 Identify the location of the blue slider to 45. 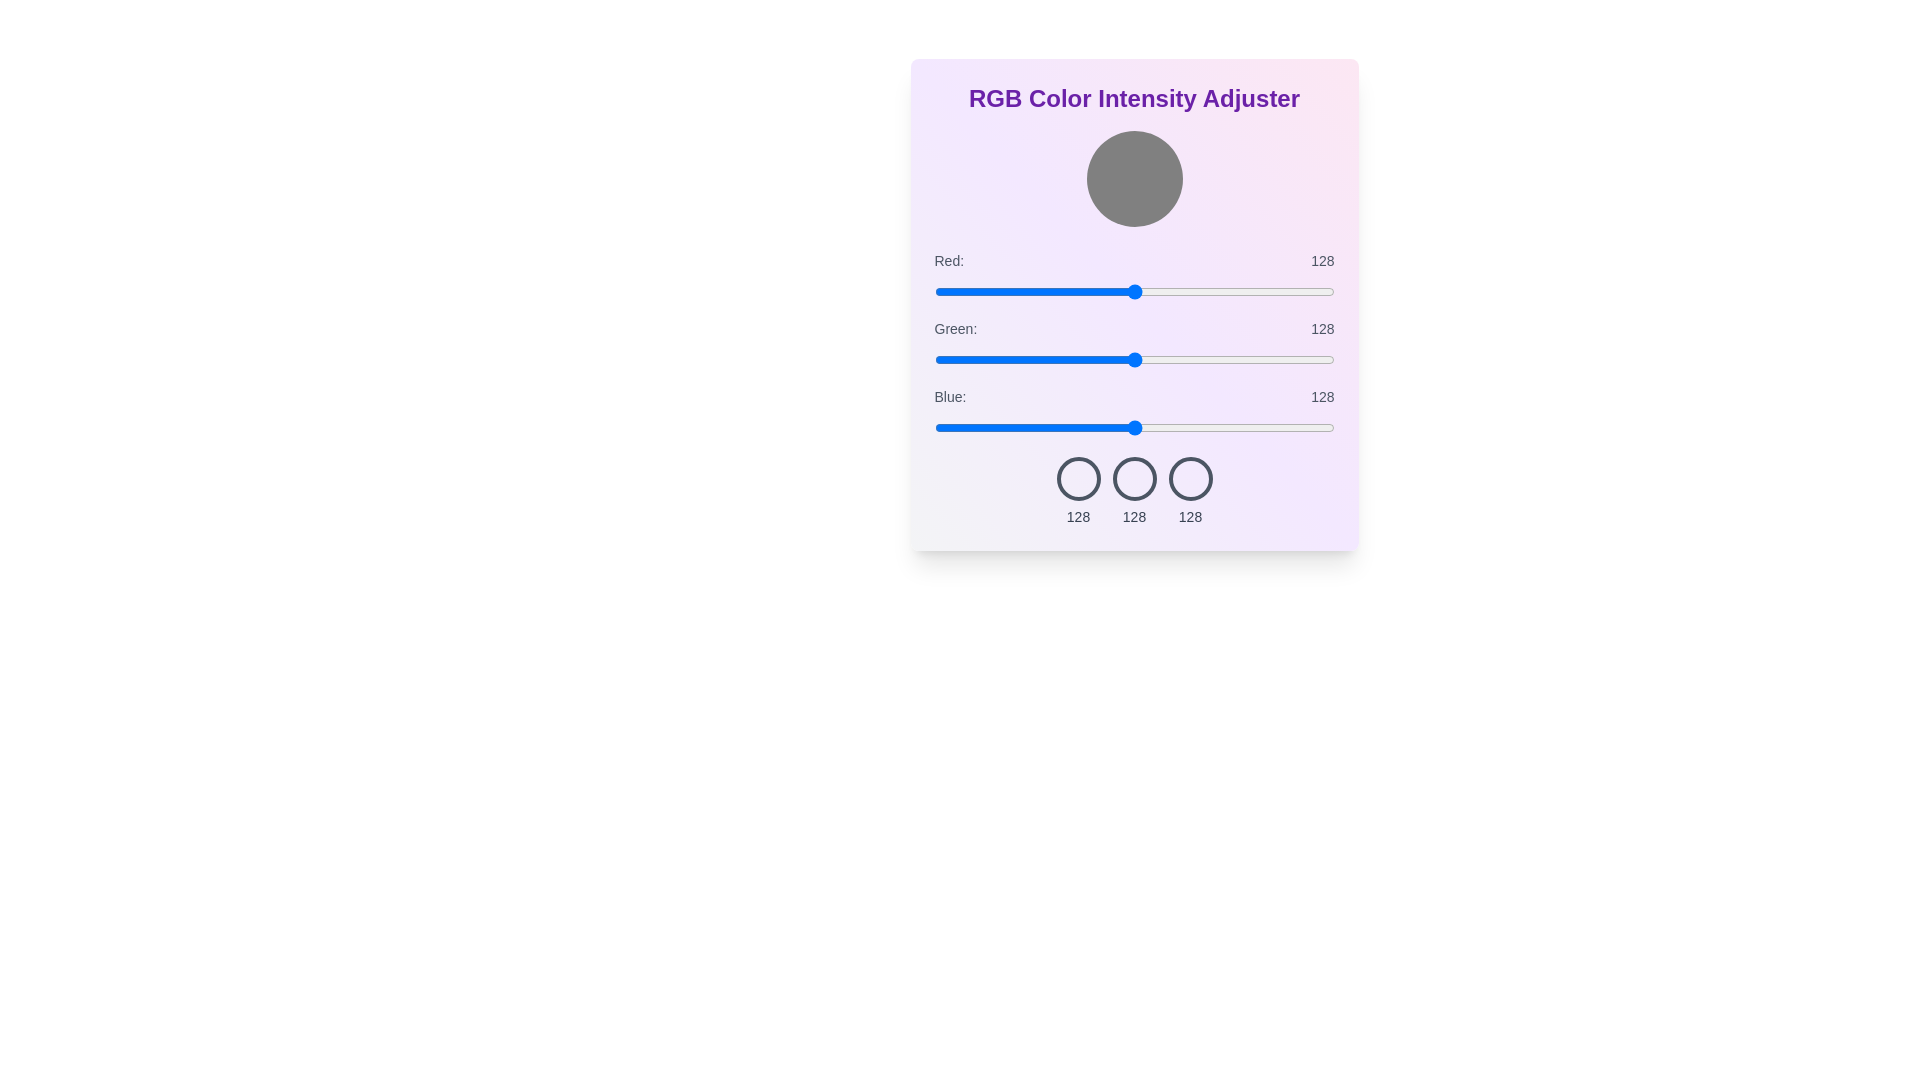
(1005, 427).